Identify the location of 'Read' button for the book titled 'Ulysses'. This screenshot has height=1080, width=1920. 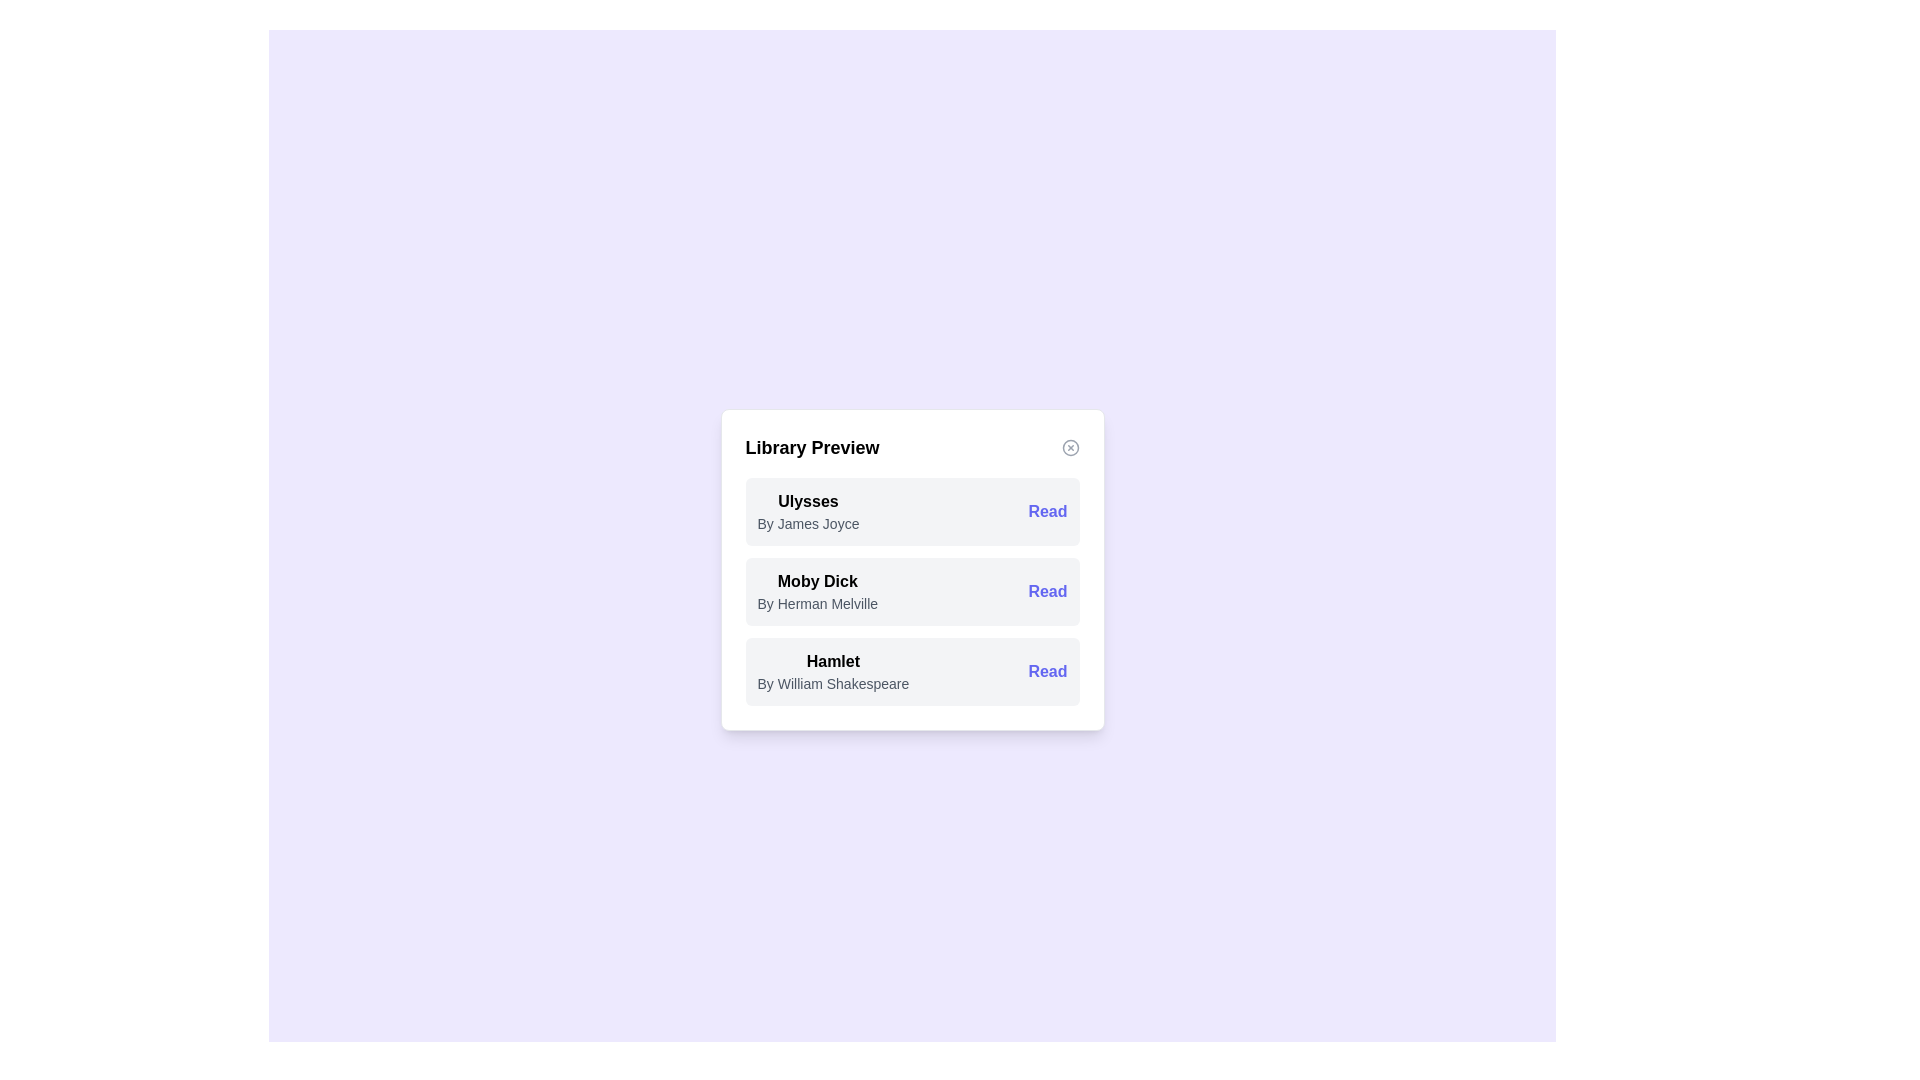
(1046, 511).